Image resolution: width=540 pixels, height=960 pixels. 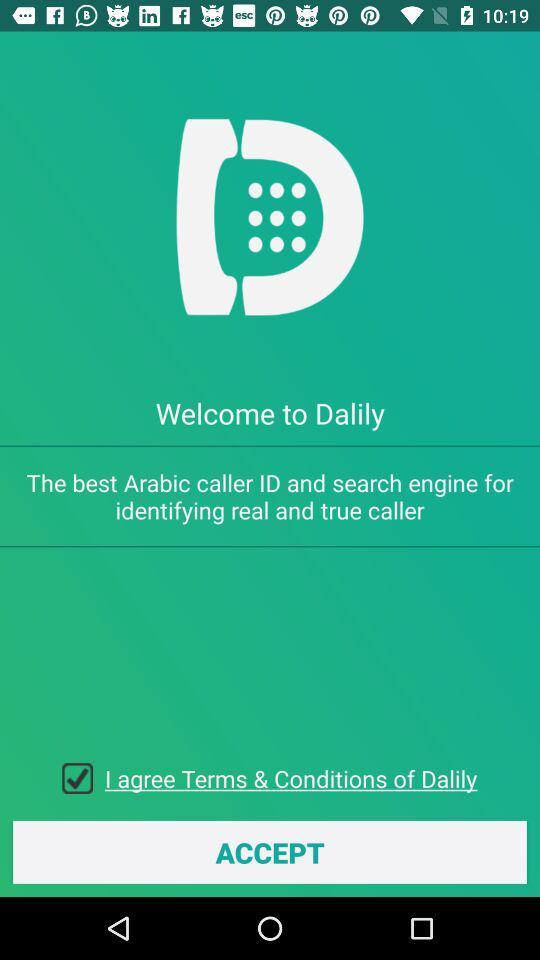 I want to click on the i agree terms, so click(x=290, y=777).